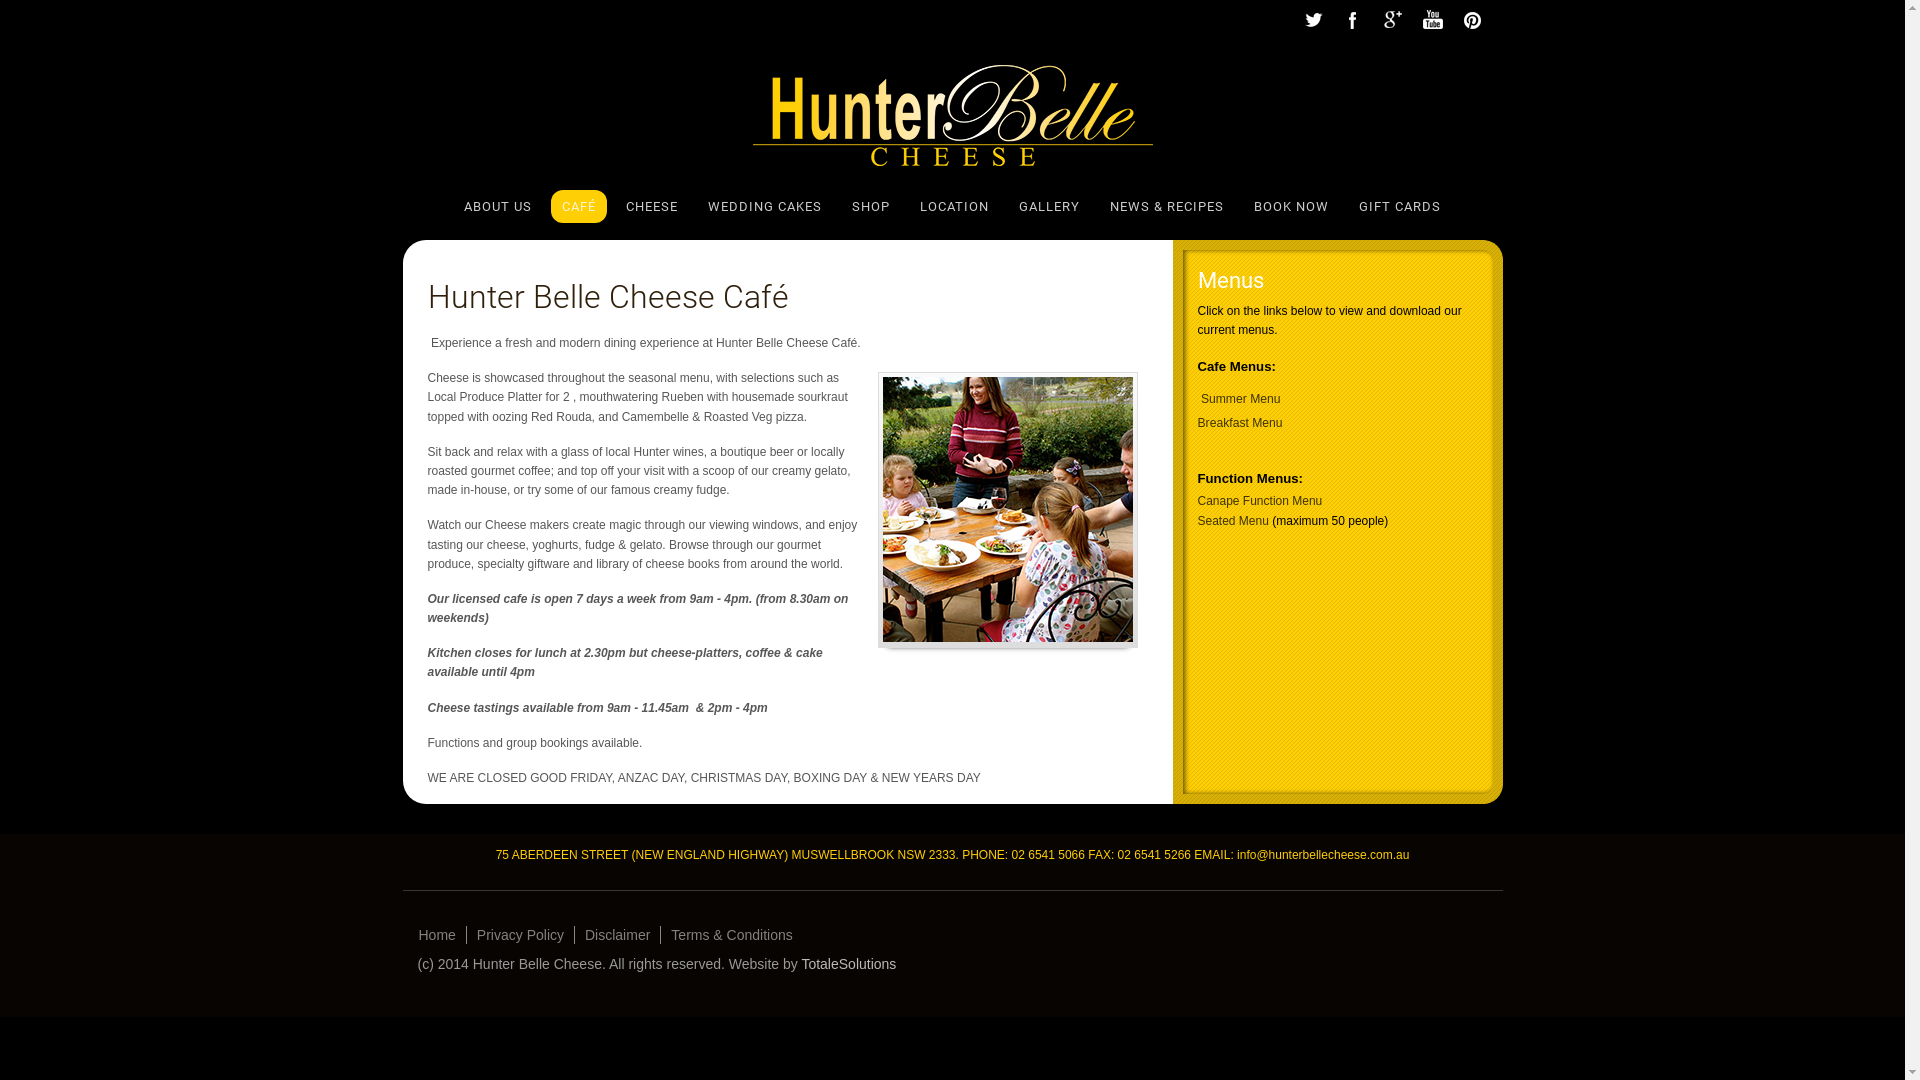  What do you see at coordinates (1430, 20) in the screenshot?
I see `'Youtube'` at bounding box center [1430, 20].